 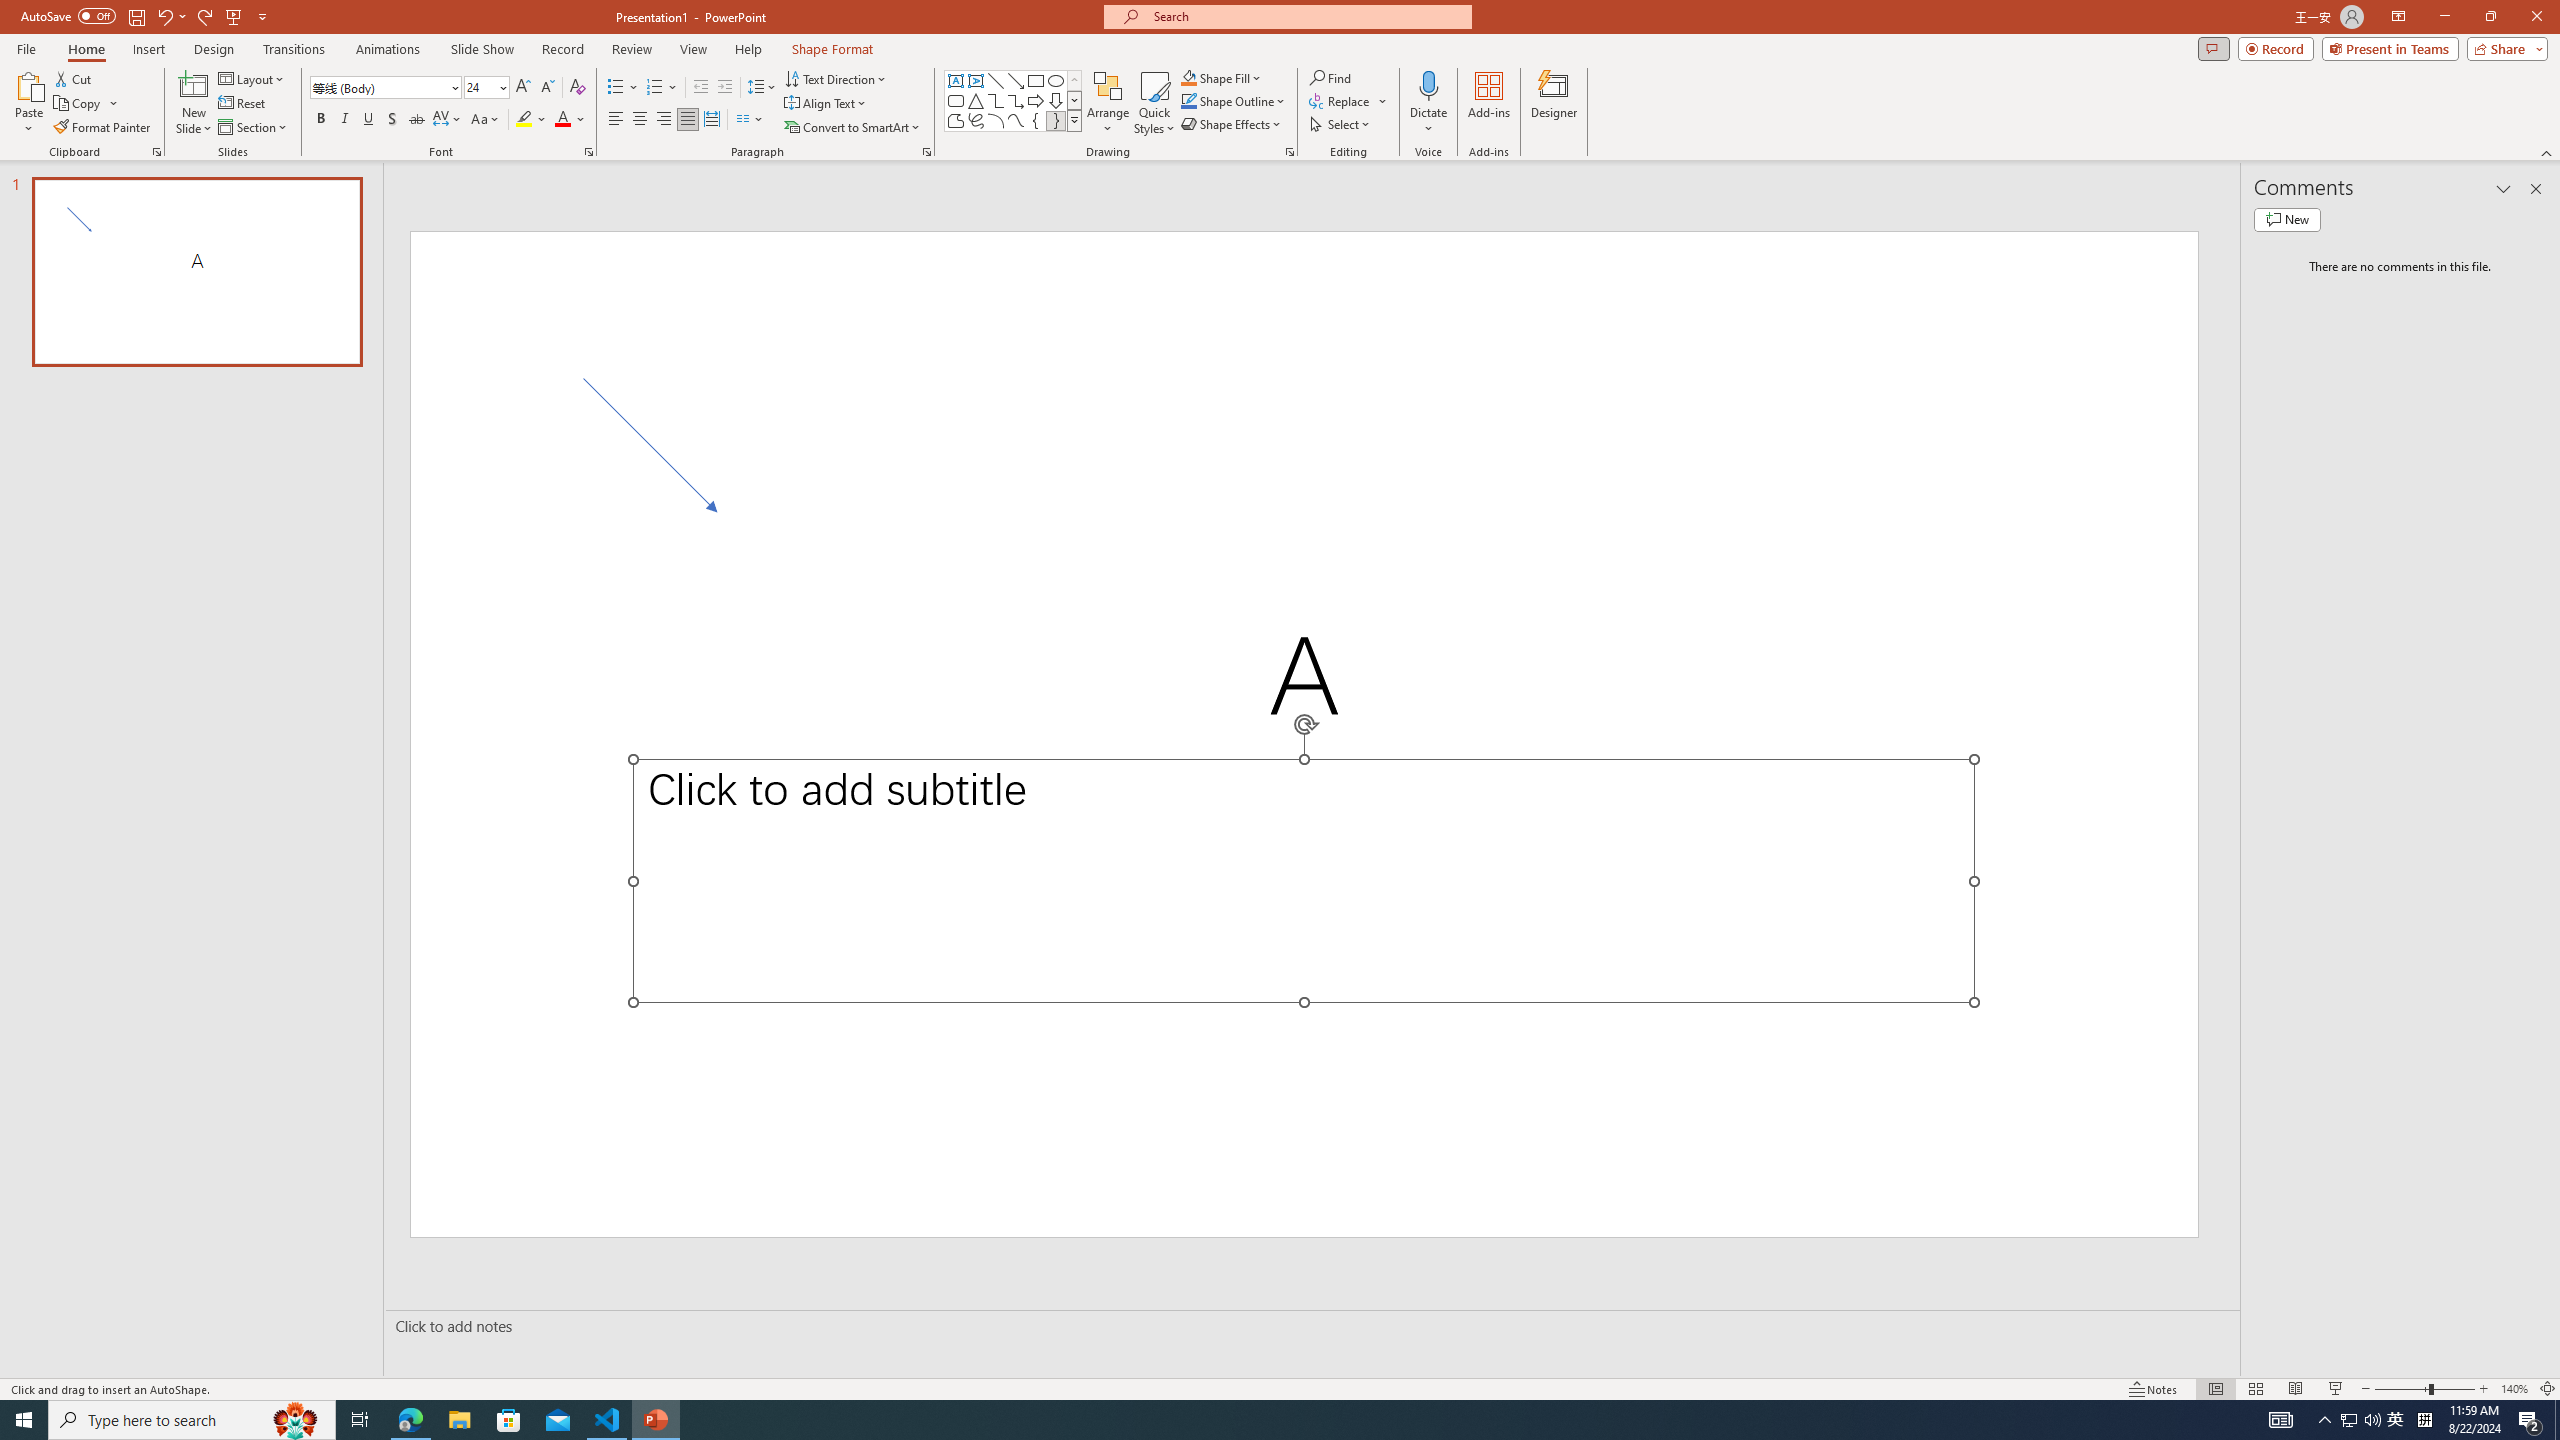 I want to click on 'Shape Format', so click(x=832, y=49).